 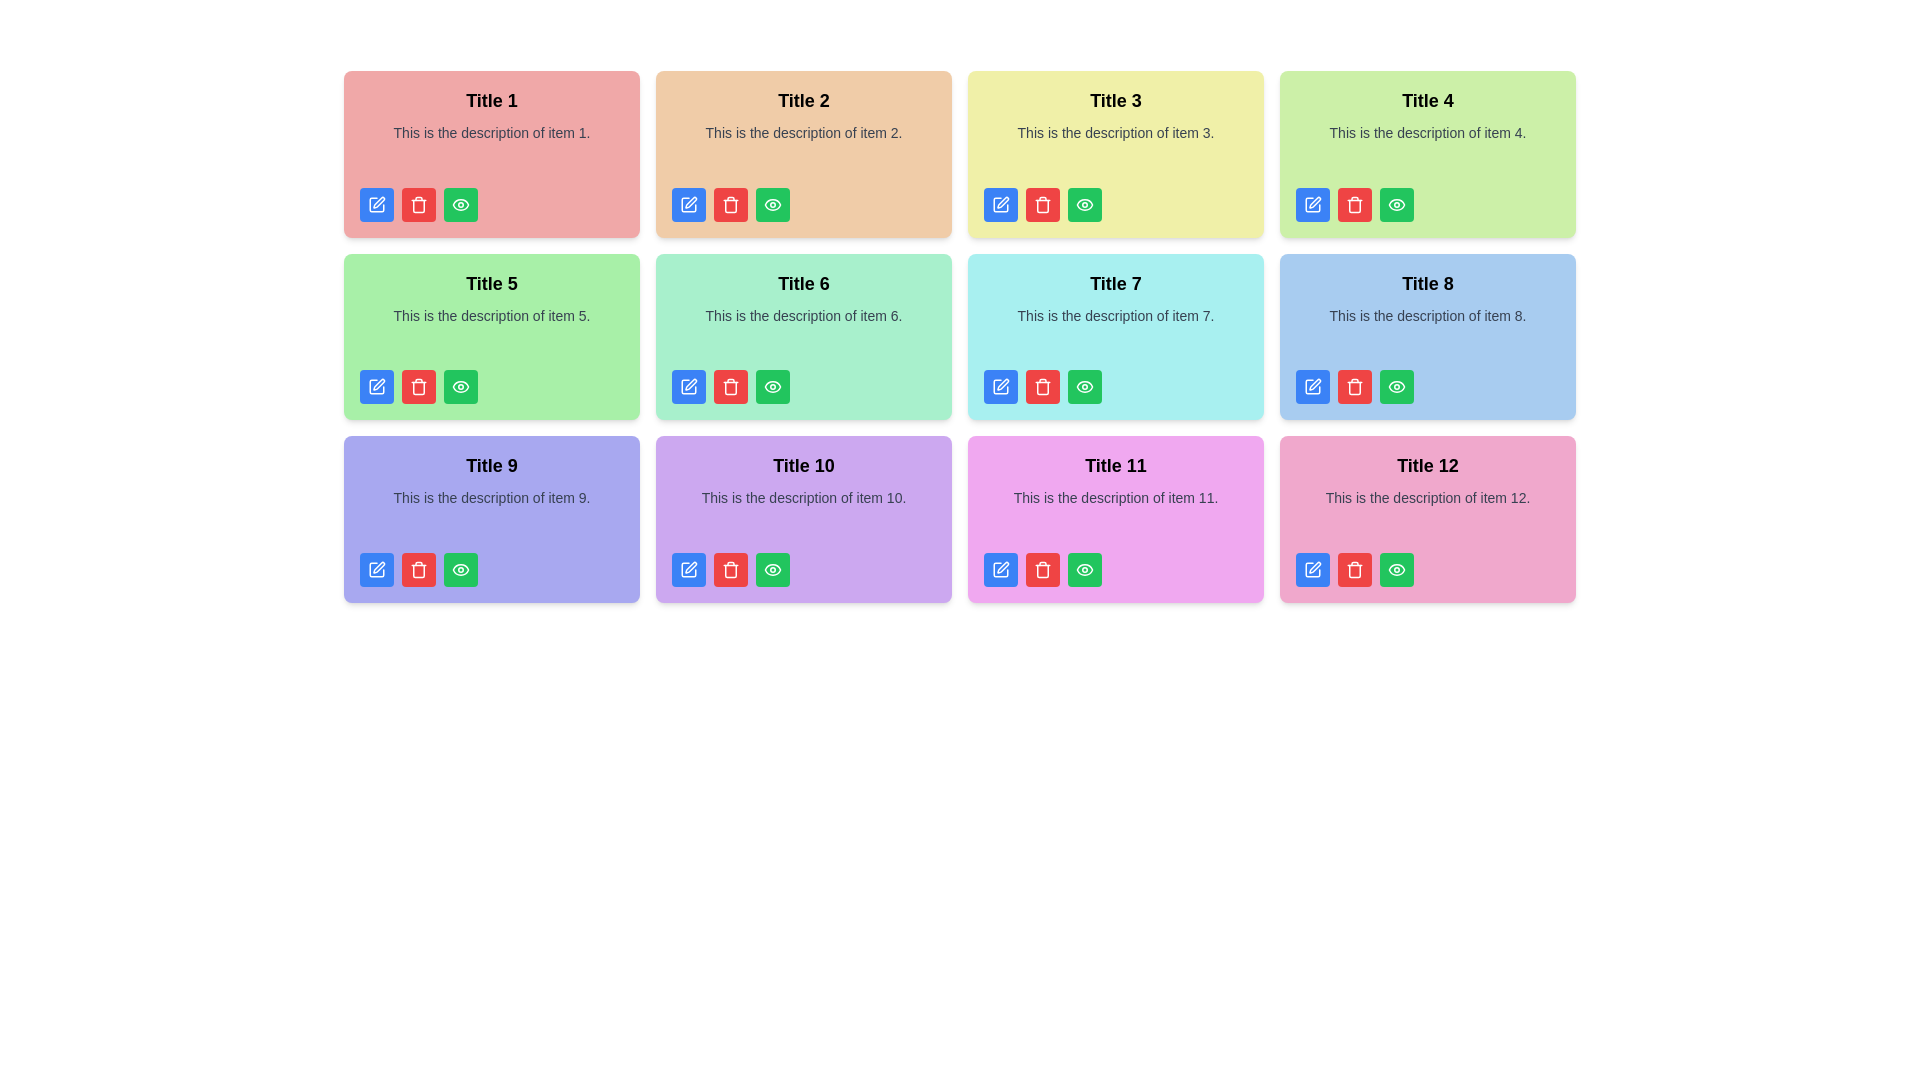 What do you see at coordinates (1083, 386) in the screenshot?
I see `the 'view' button, which resembles an eye, located in the interface region associated with 'Title 7', positioned to the right of a red button and below a blue button` at bounding box center [1083, 386].